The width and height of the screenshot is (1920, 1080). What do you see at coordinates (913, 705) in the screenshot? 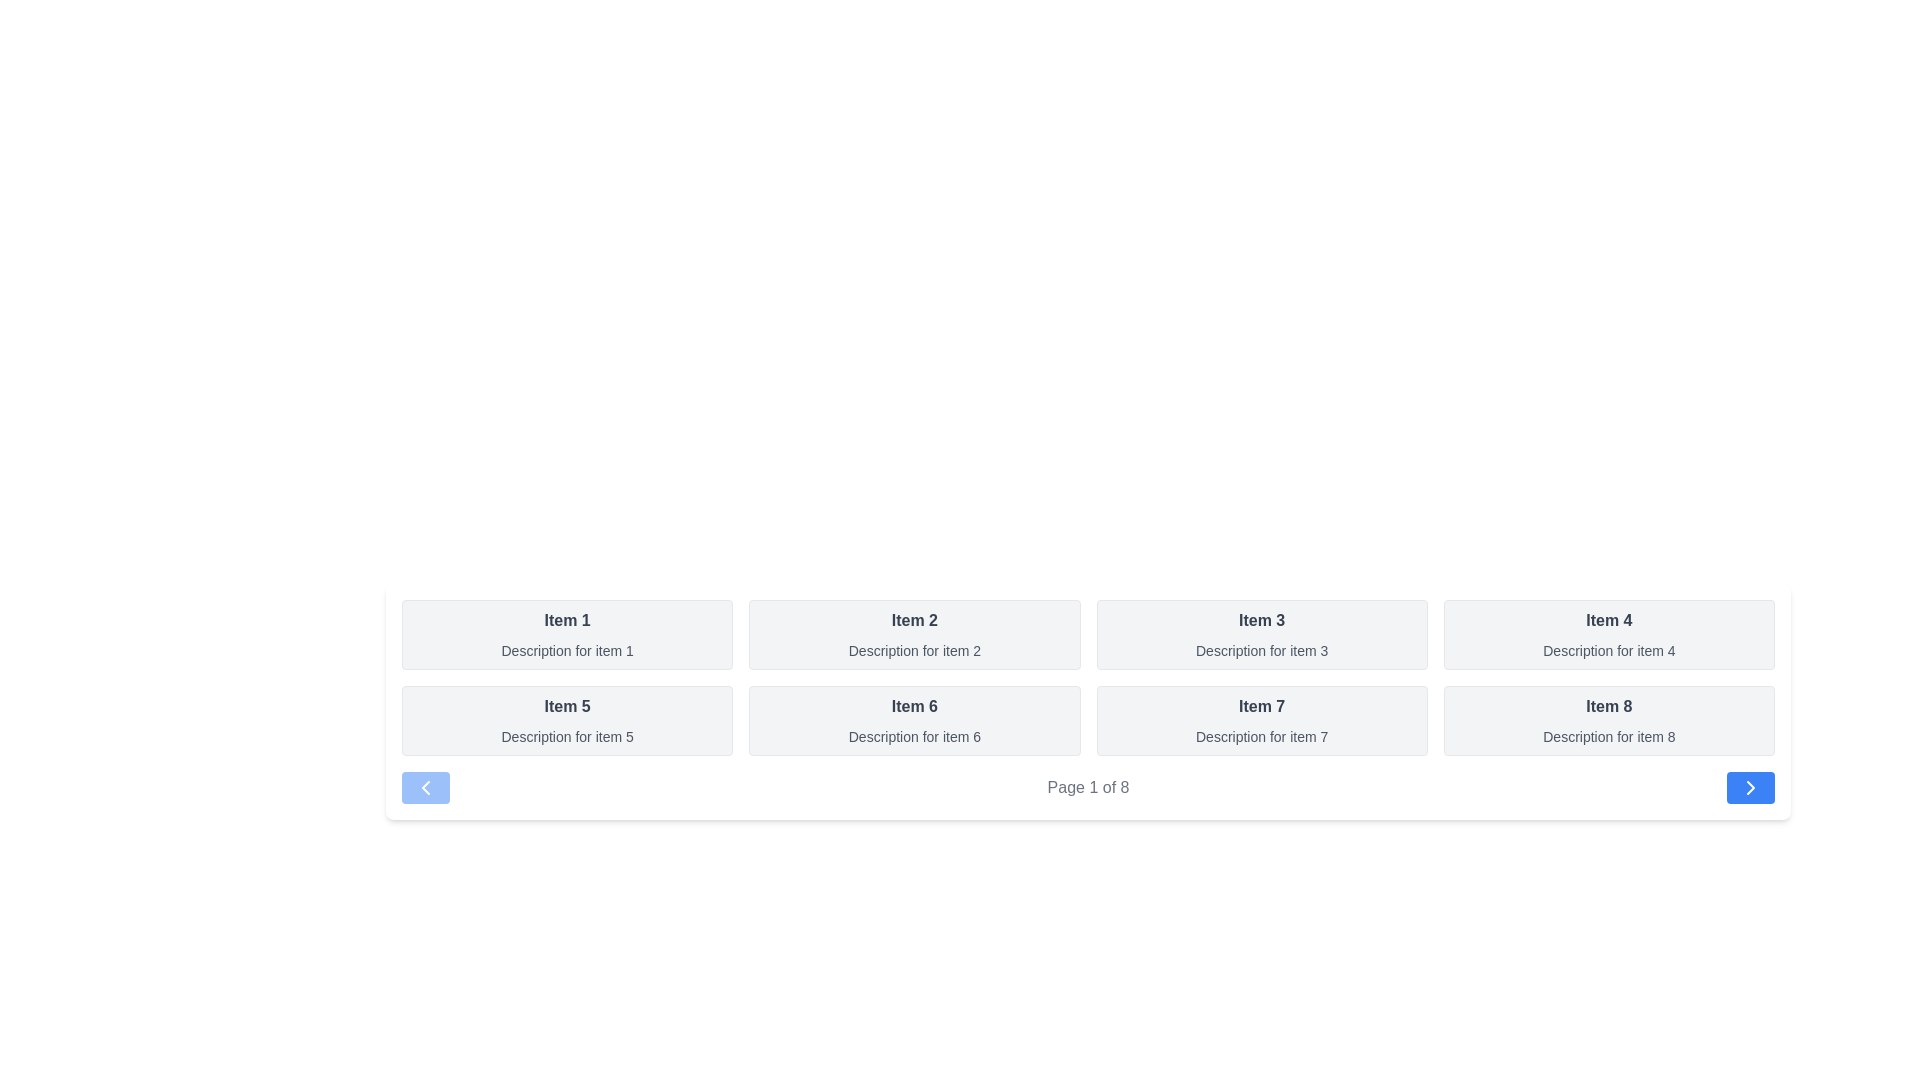
I see `the bold text label reading 'Item 6', which is styled in gray and located in the bottom row and second column of the grid layout, directly above the description text 'Description for item 6'` at bounding box center [913, 705].